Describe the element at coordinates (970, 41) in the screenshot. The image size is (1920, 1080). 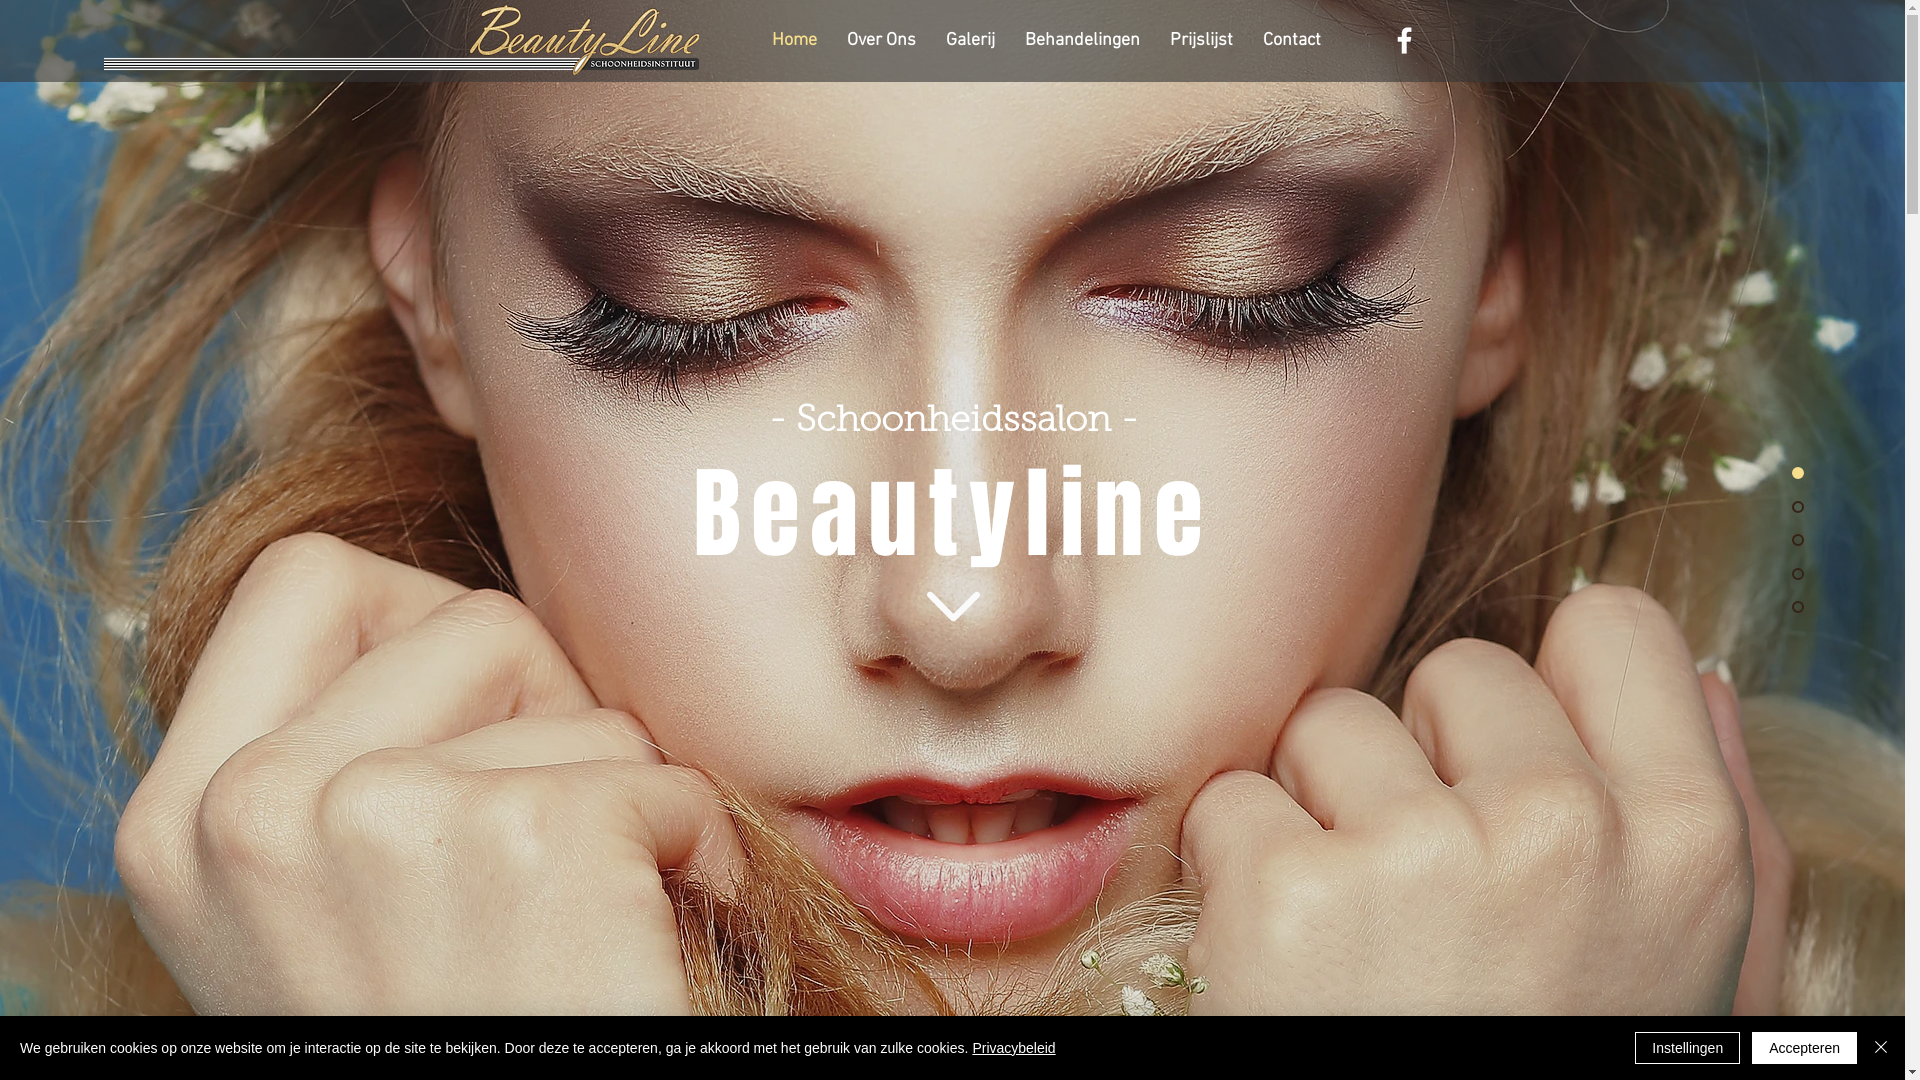
I see `'Galerij'` at that location.